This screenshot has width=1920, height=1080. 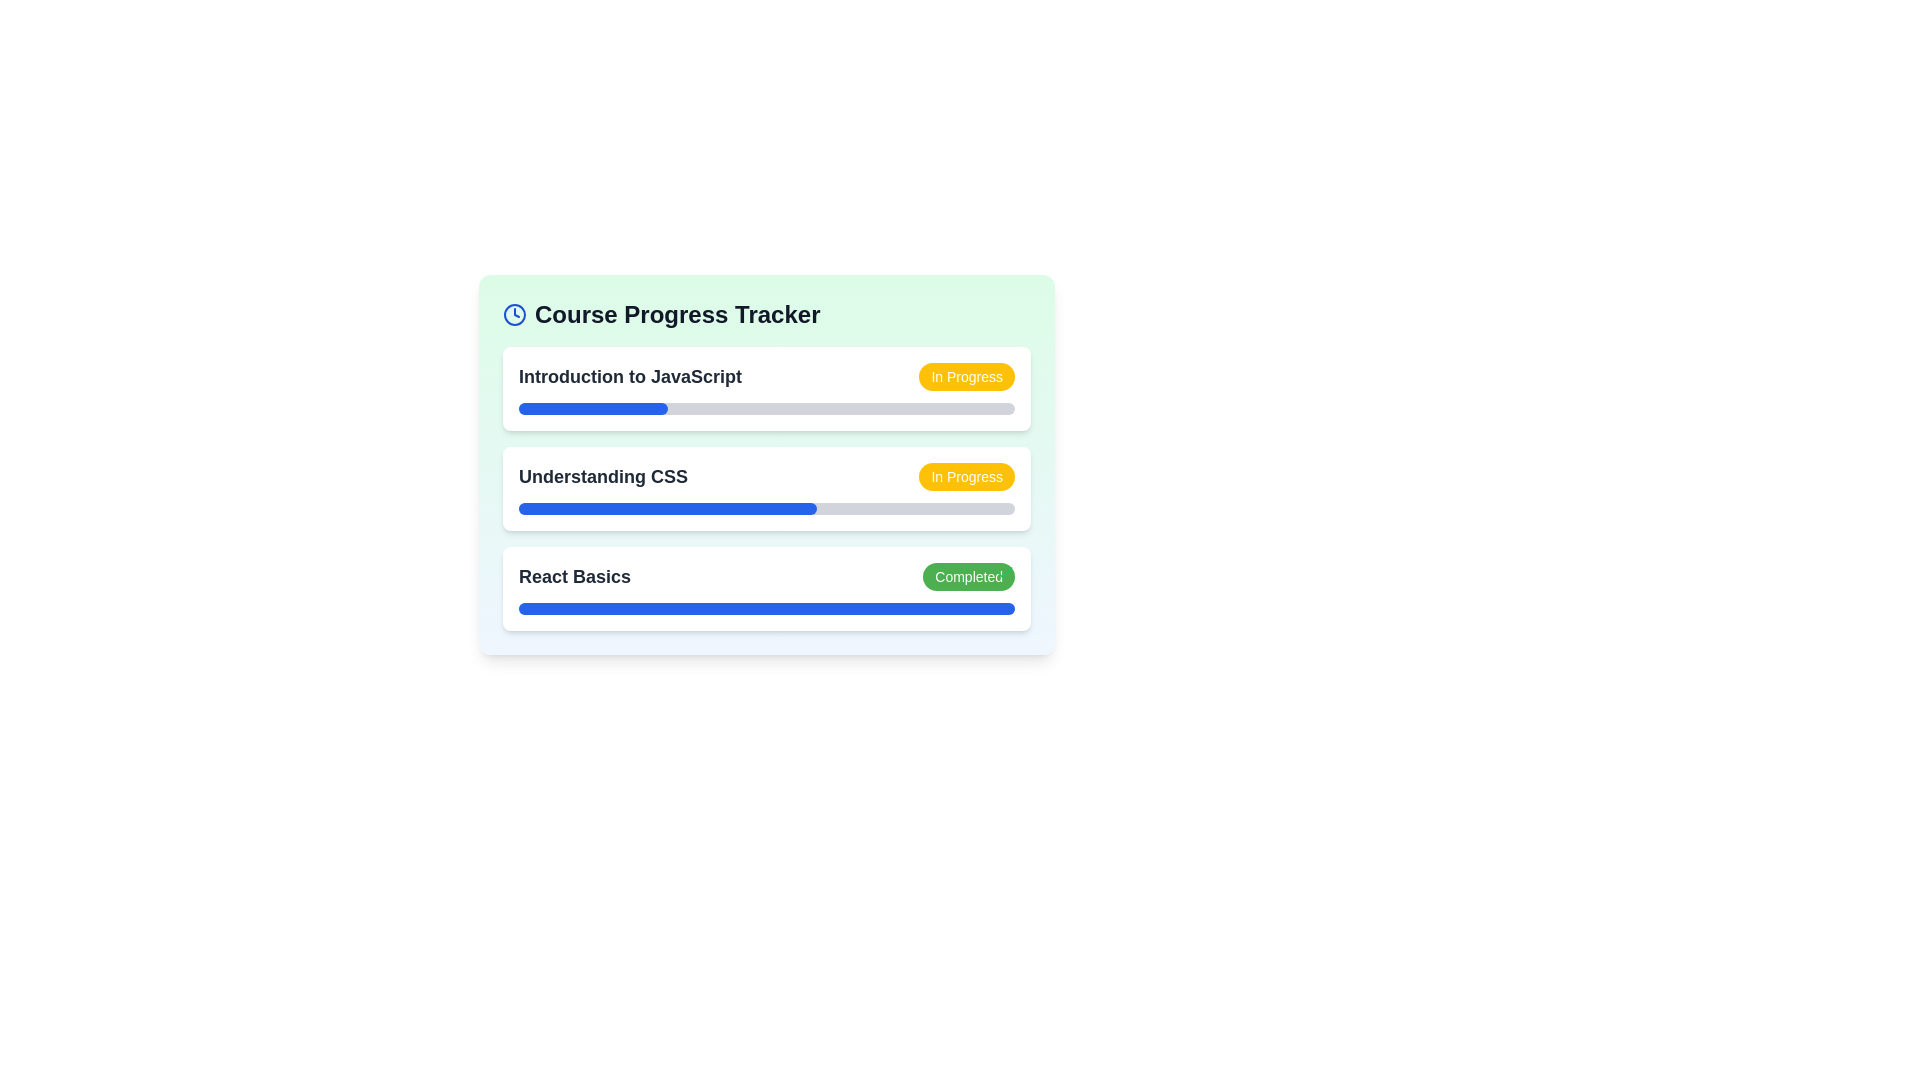 I want to click on the status indicated by the Status Indicator located to the right of the text 'Understanding CSS' in the second row of the 'Course Progress Tracker' section, so click(x=967, y=477).